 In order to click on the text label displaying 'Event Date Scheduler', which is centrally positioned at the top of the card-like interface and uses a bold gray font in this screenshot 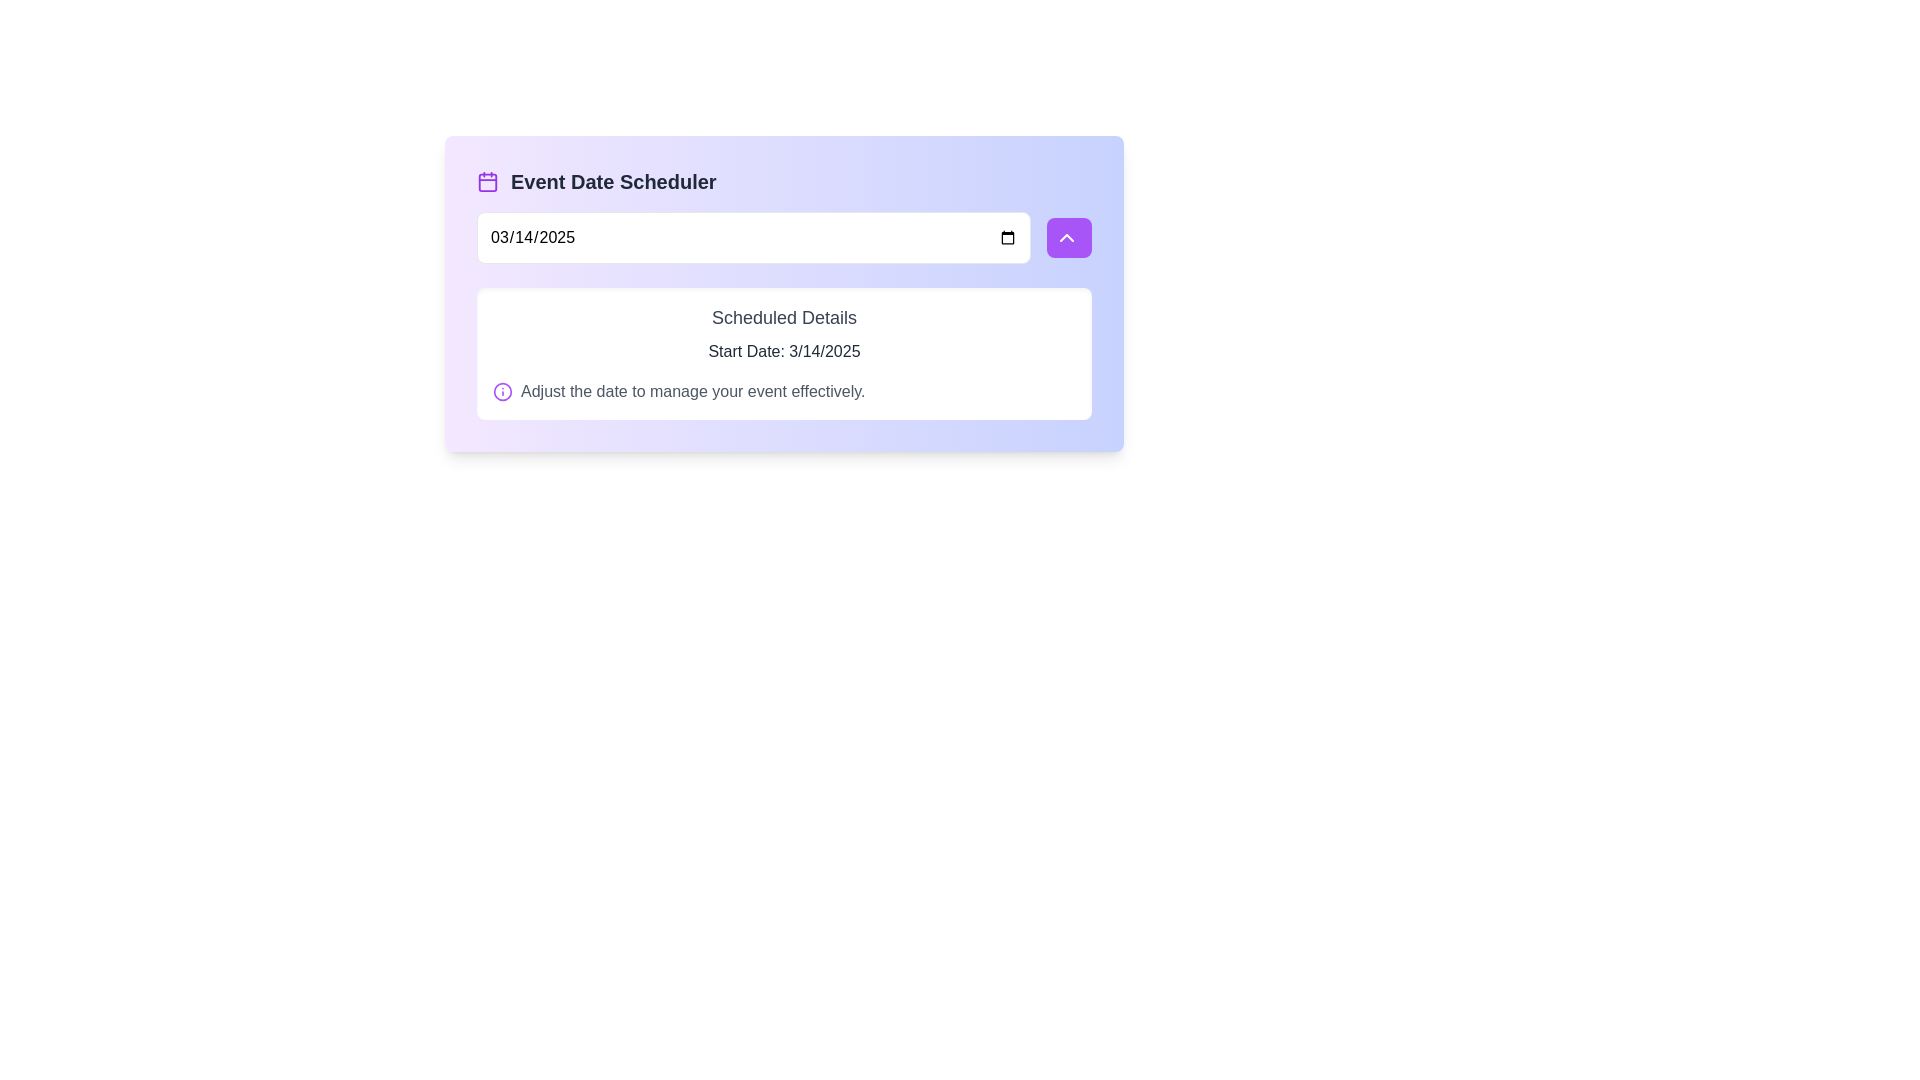, I will do `click(612, 181)`.